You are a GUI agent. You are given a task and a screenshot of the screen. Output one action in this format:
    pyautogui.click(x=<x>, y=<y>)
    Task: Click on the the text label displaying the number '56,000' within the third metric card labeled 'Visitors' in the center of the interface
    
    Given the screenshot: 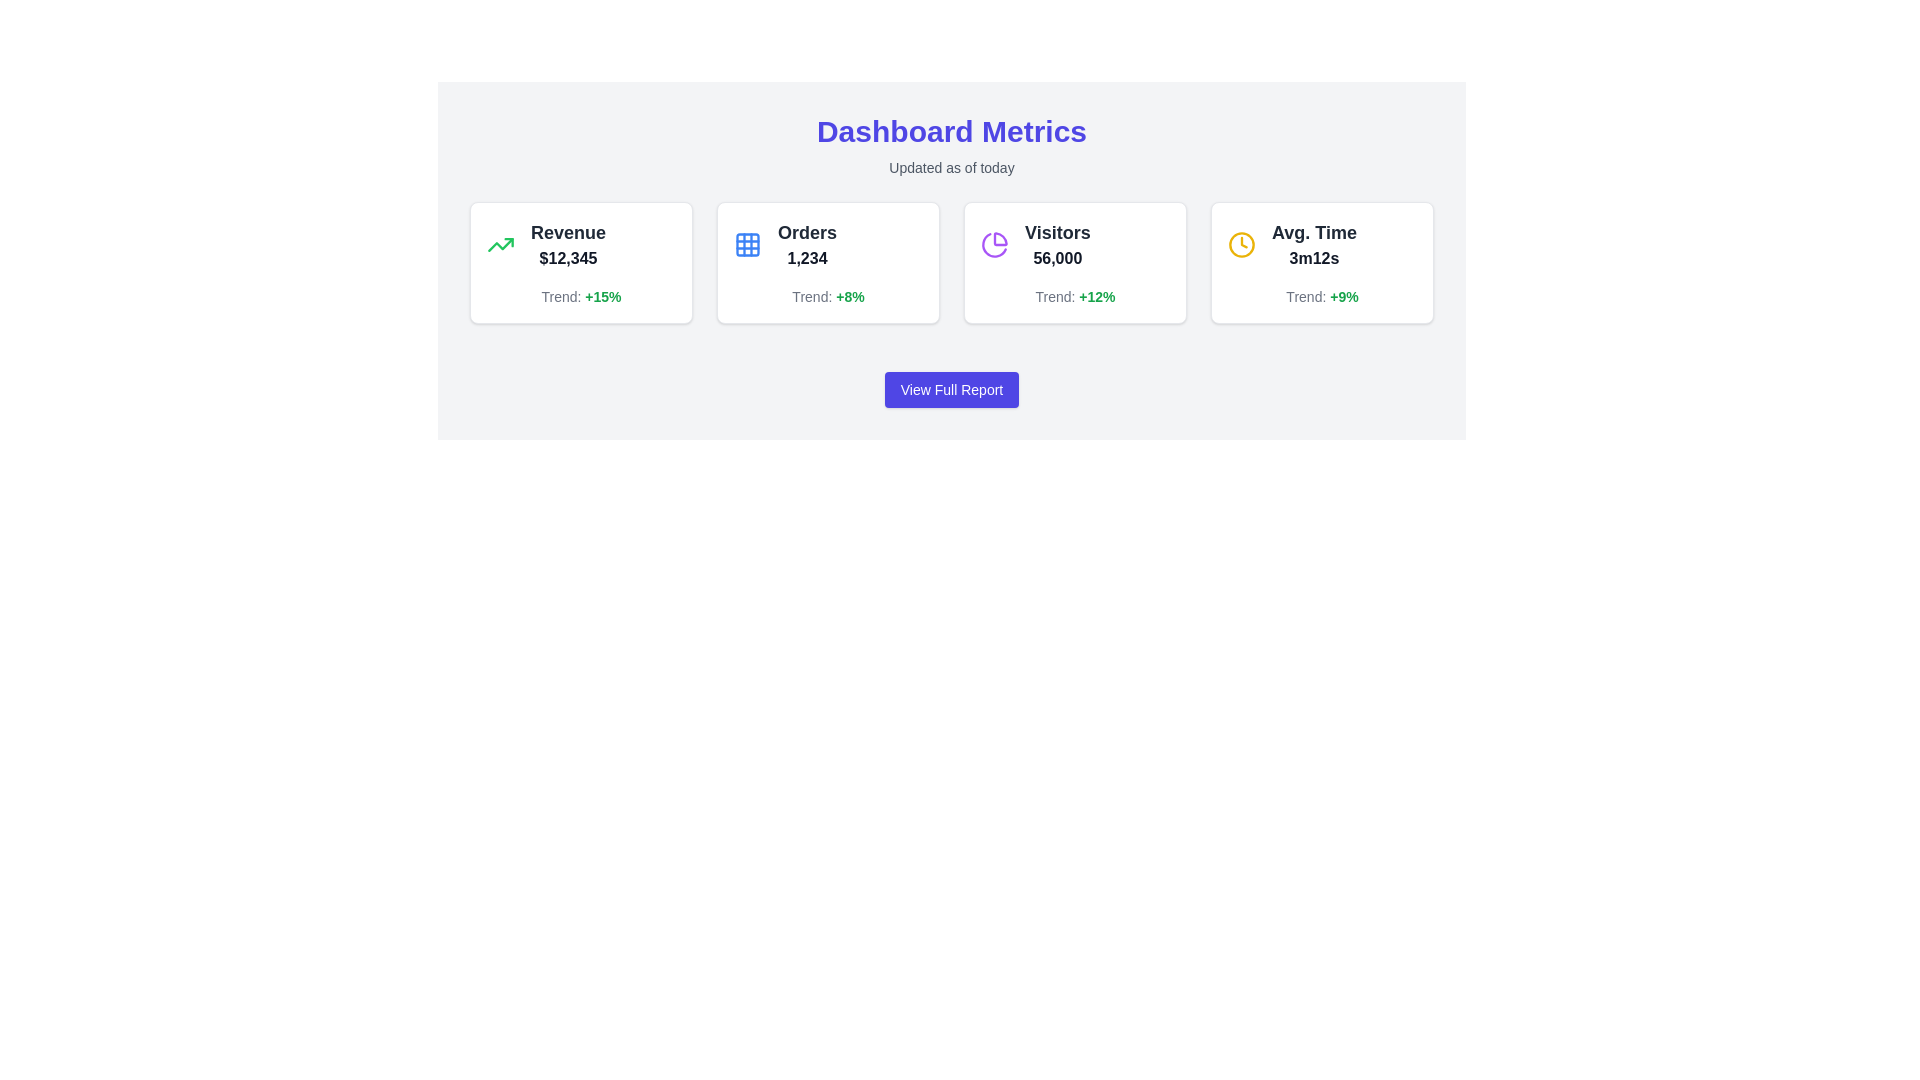 What is the action you would take?
    pyautogui.click(x=1056, y=257)
    